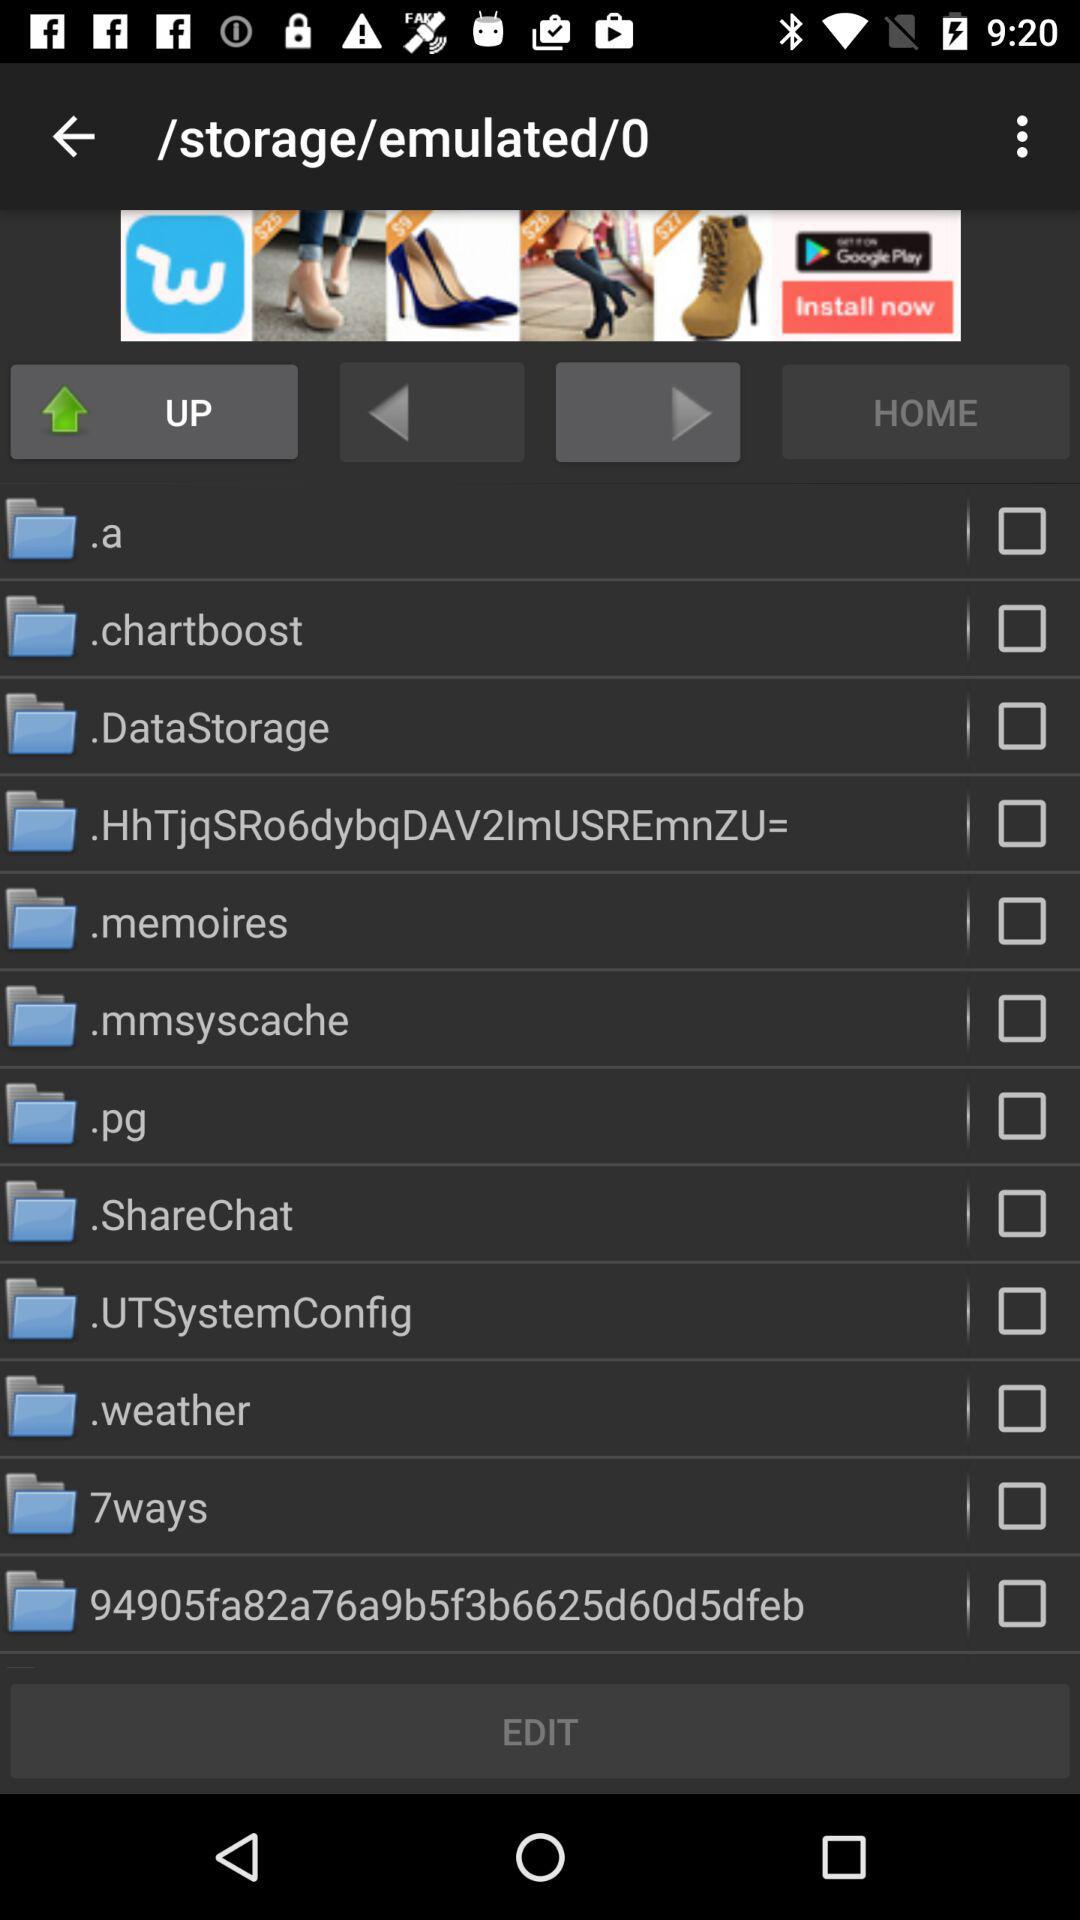 The height and width of the screenshot is (1920, 1080). What do you see at coordinates (1024, 1603) in the screenshot?
I see `folder` at bounding box center [1024, 1603].